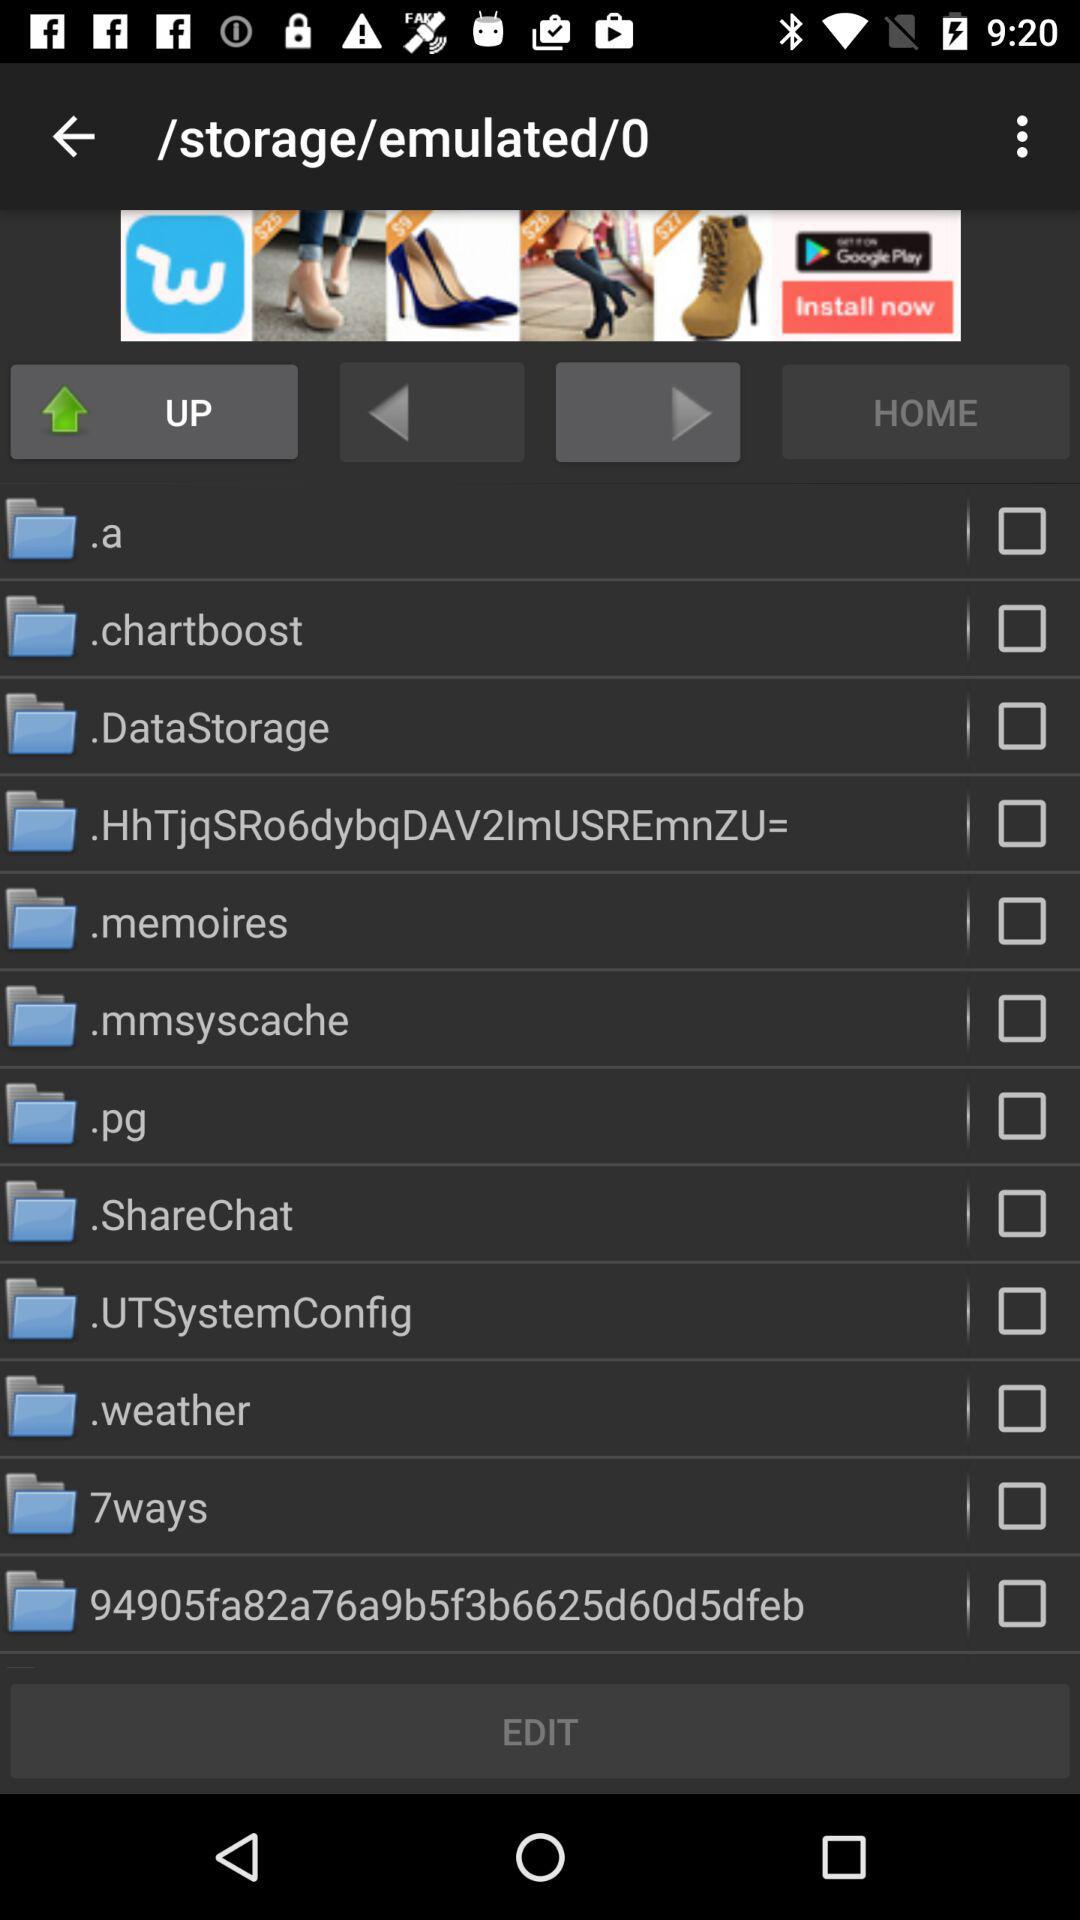 The height and width of the screenshot is (1920, 1080). What do you see at coordinates (1024, 1603) in the screenshot?
I see `folder` at bounding box center [1024, 1603].